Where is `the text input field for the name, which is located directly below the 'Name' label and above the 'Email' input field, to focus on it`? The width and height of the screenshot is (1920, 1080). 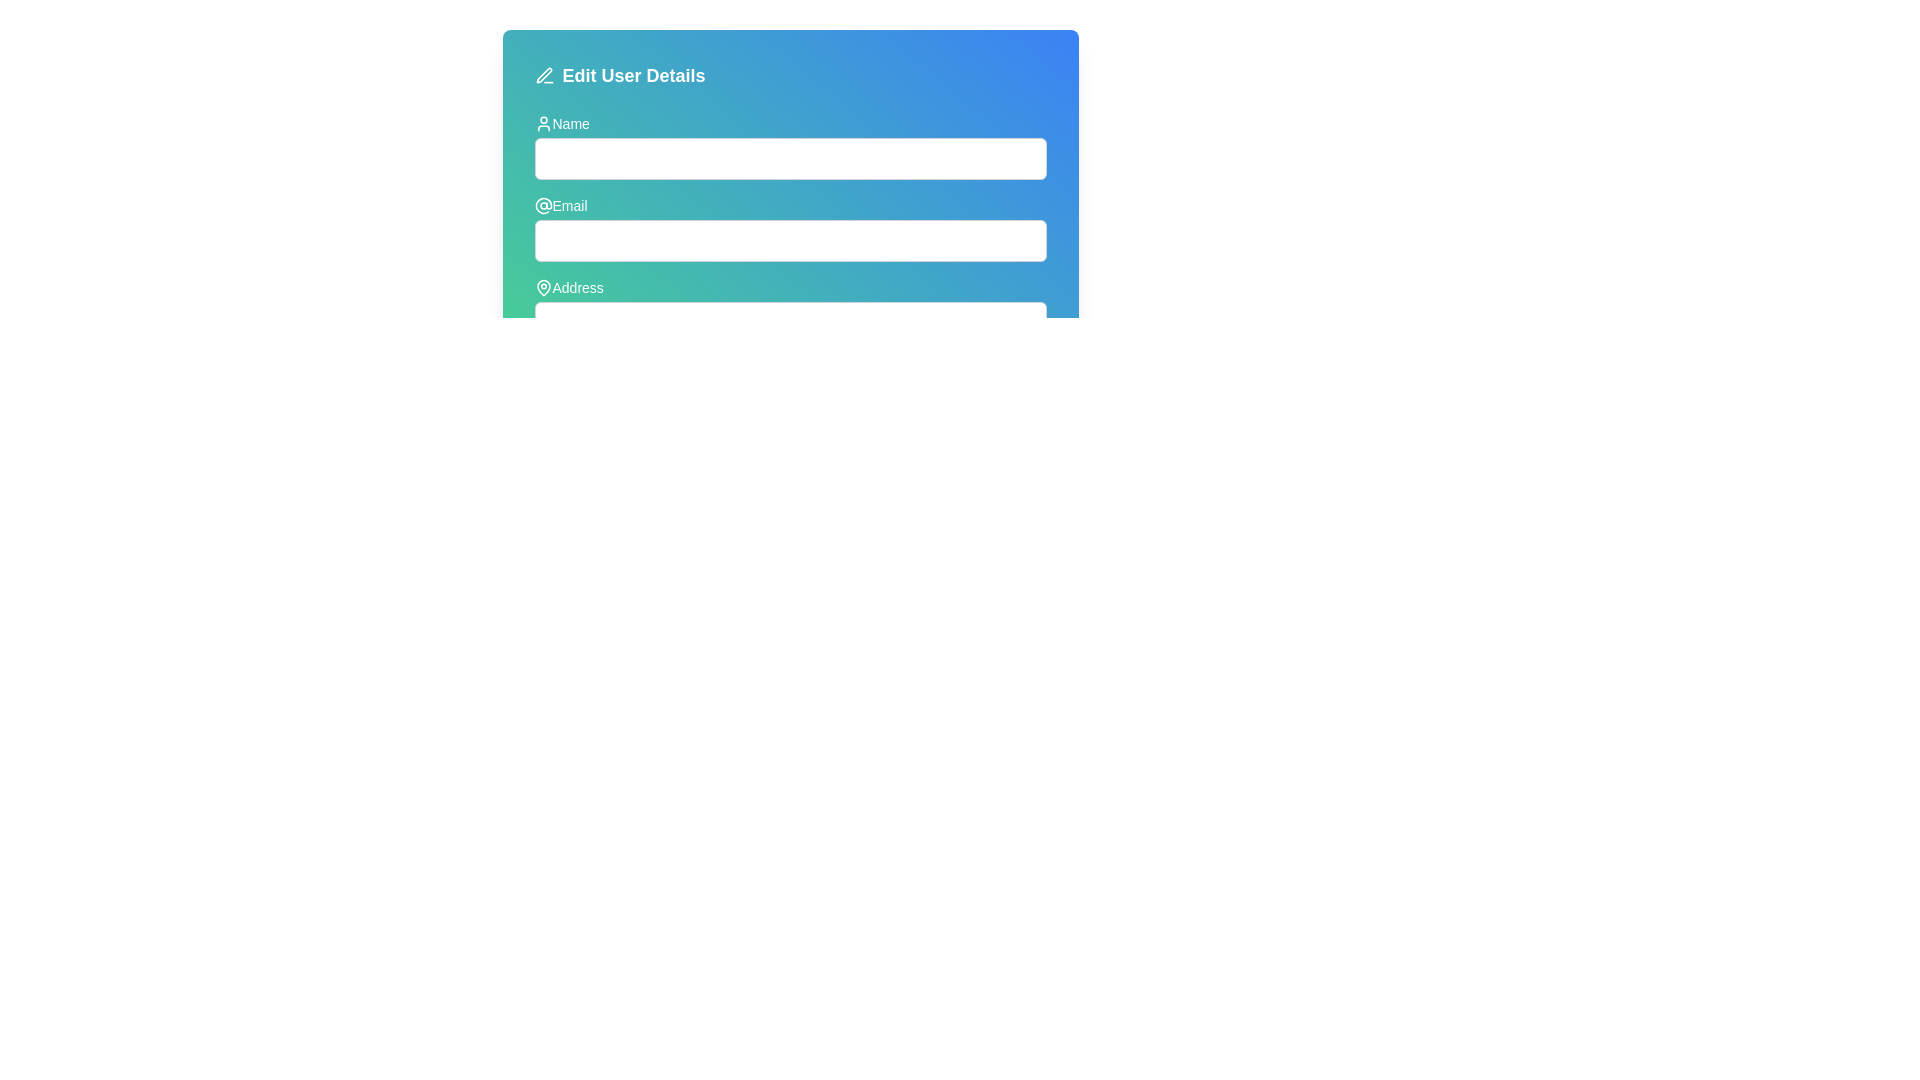
the text input field for the name, which is located directly below the 'Name' label and above the 'Email' input field, to focus on it is located at coordinates (789, 145).